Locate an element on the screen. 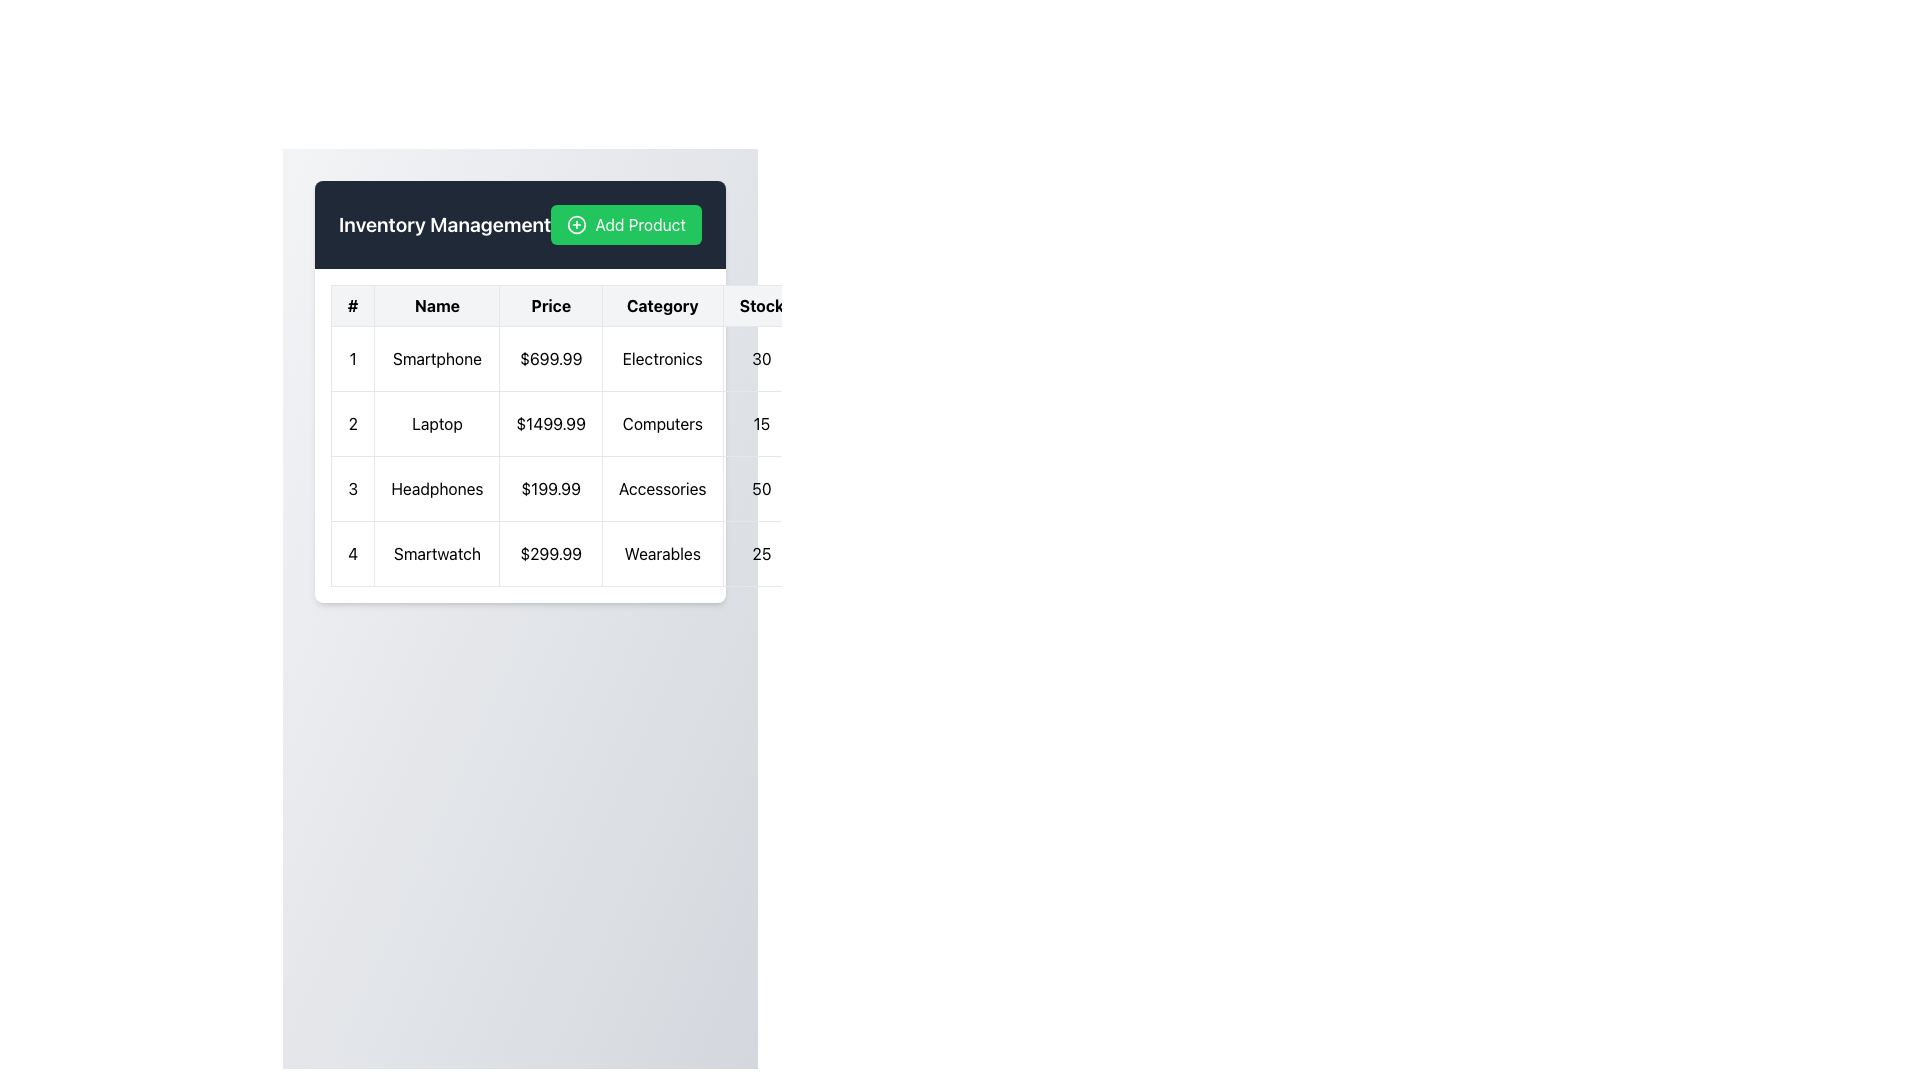 The width and height of the screenshot is (1920, 1080). the circular icon representing the action of adding a product, located to the left of the 'Add Product' text in the top-right corner of the header bar is located at coordinates (576, 224).